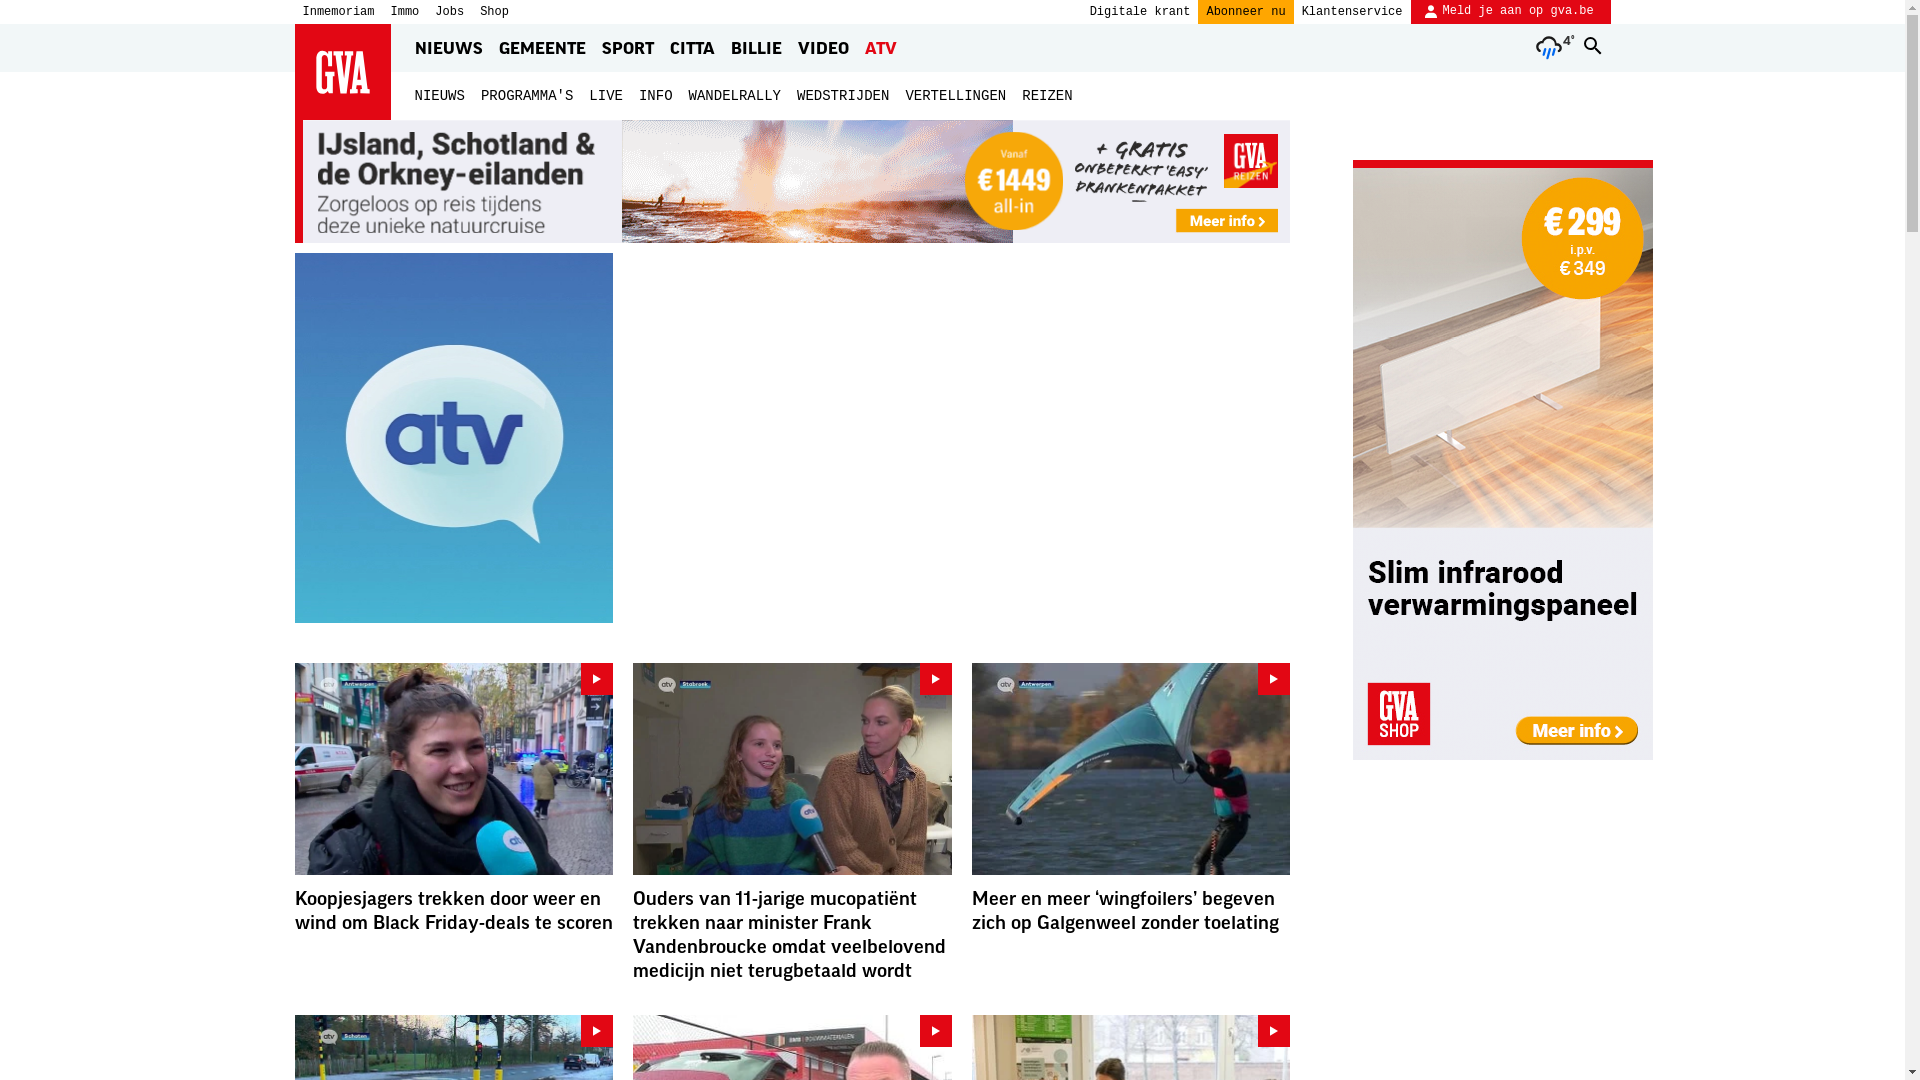  What do you see at coordinates (823, 46) in the screenshot?
I see `'VIDEO'` at bounding box center [823, 46].